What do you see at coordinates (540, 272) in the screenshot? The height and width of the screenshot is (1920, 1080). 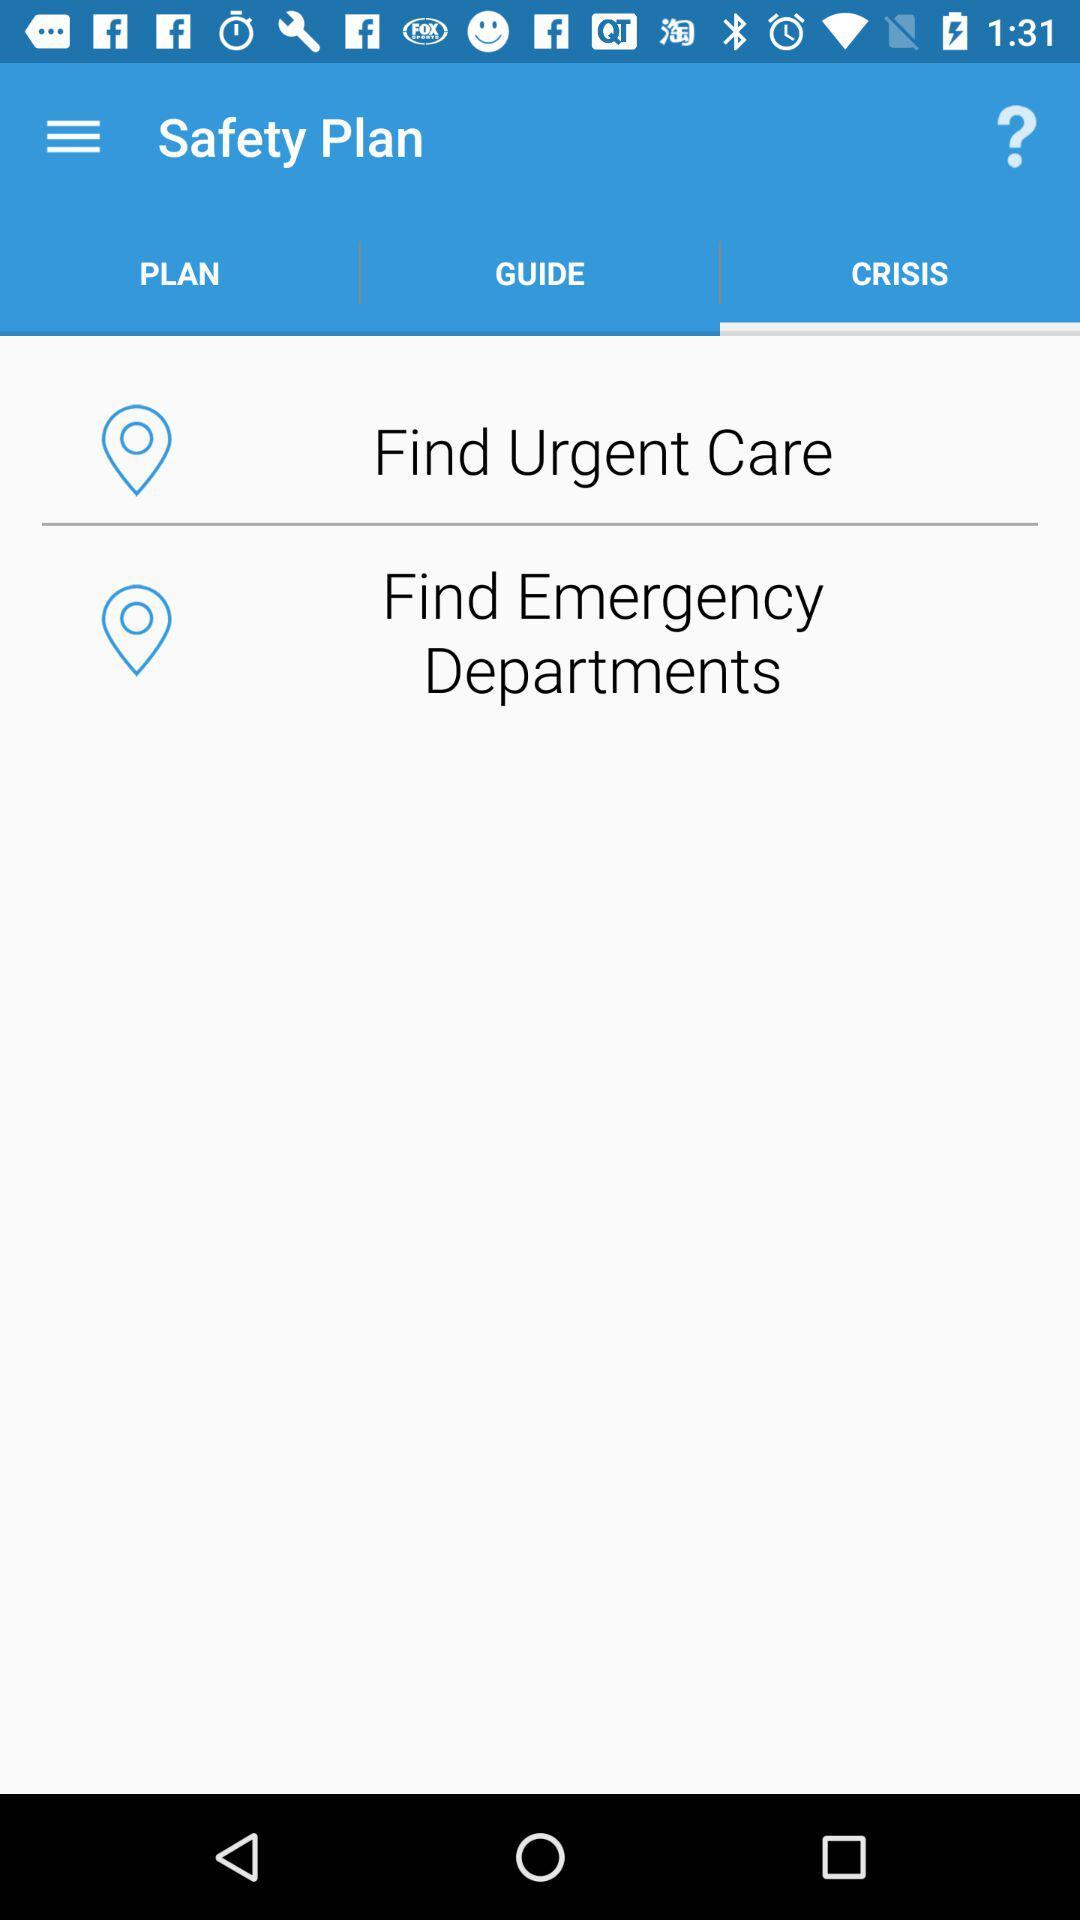 I see `the app to the left of the crisis item` at bounding box center [540, 272].